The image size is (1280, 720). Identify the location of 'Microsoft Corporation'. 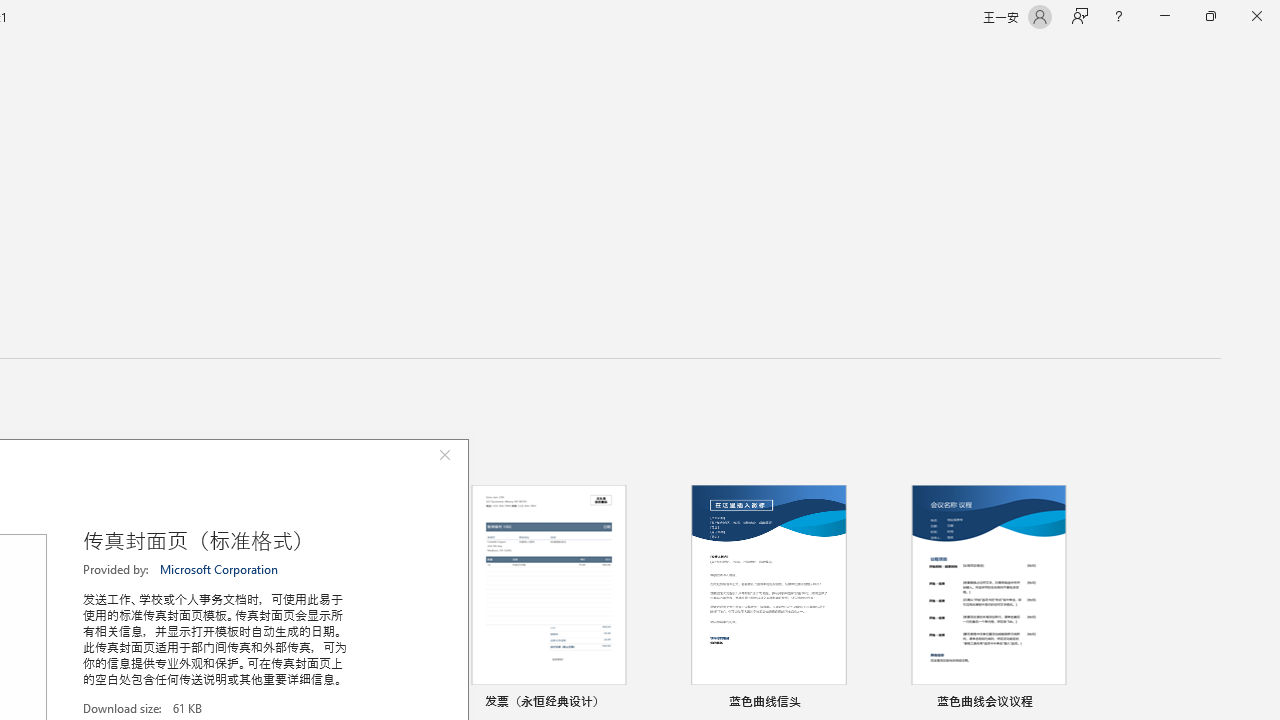
(220, 569).